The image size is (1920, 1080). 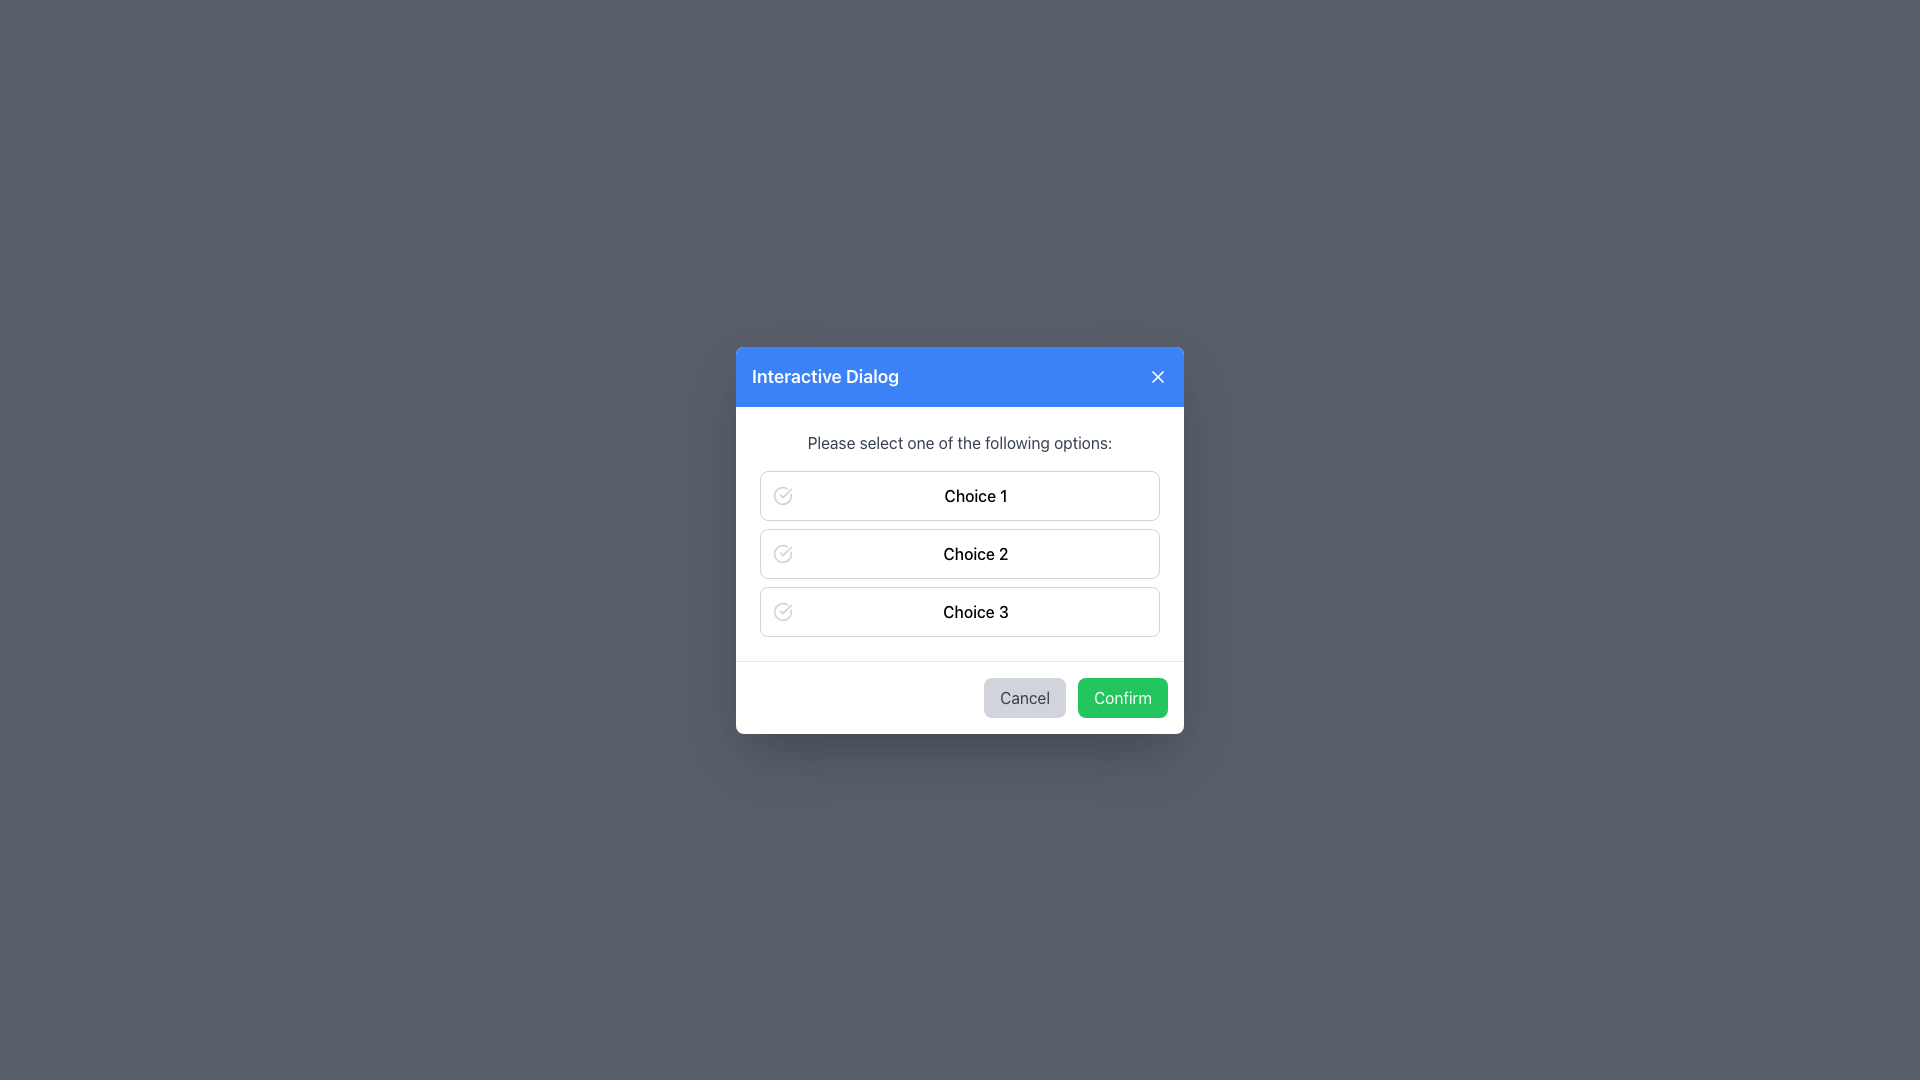 I want to click on the circular icon with a checkmark inside, located at the leftmost part of the 'Choice 1' menu item, so click(x=781, y=494).